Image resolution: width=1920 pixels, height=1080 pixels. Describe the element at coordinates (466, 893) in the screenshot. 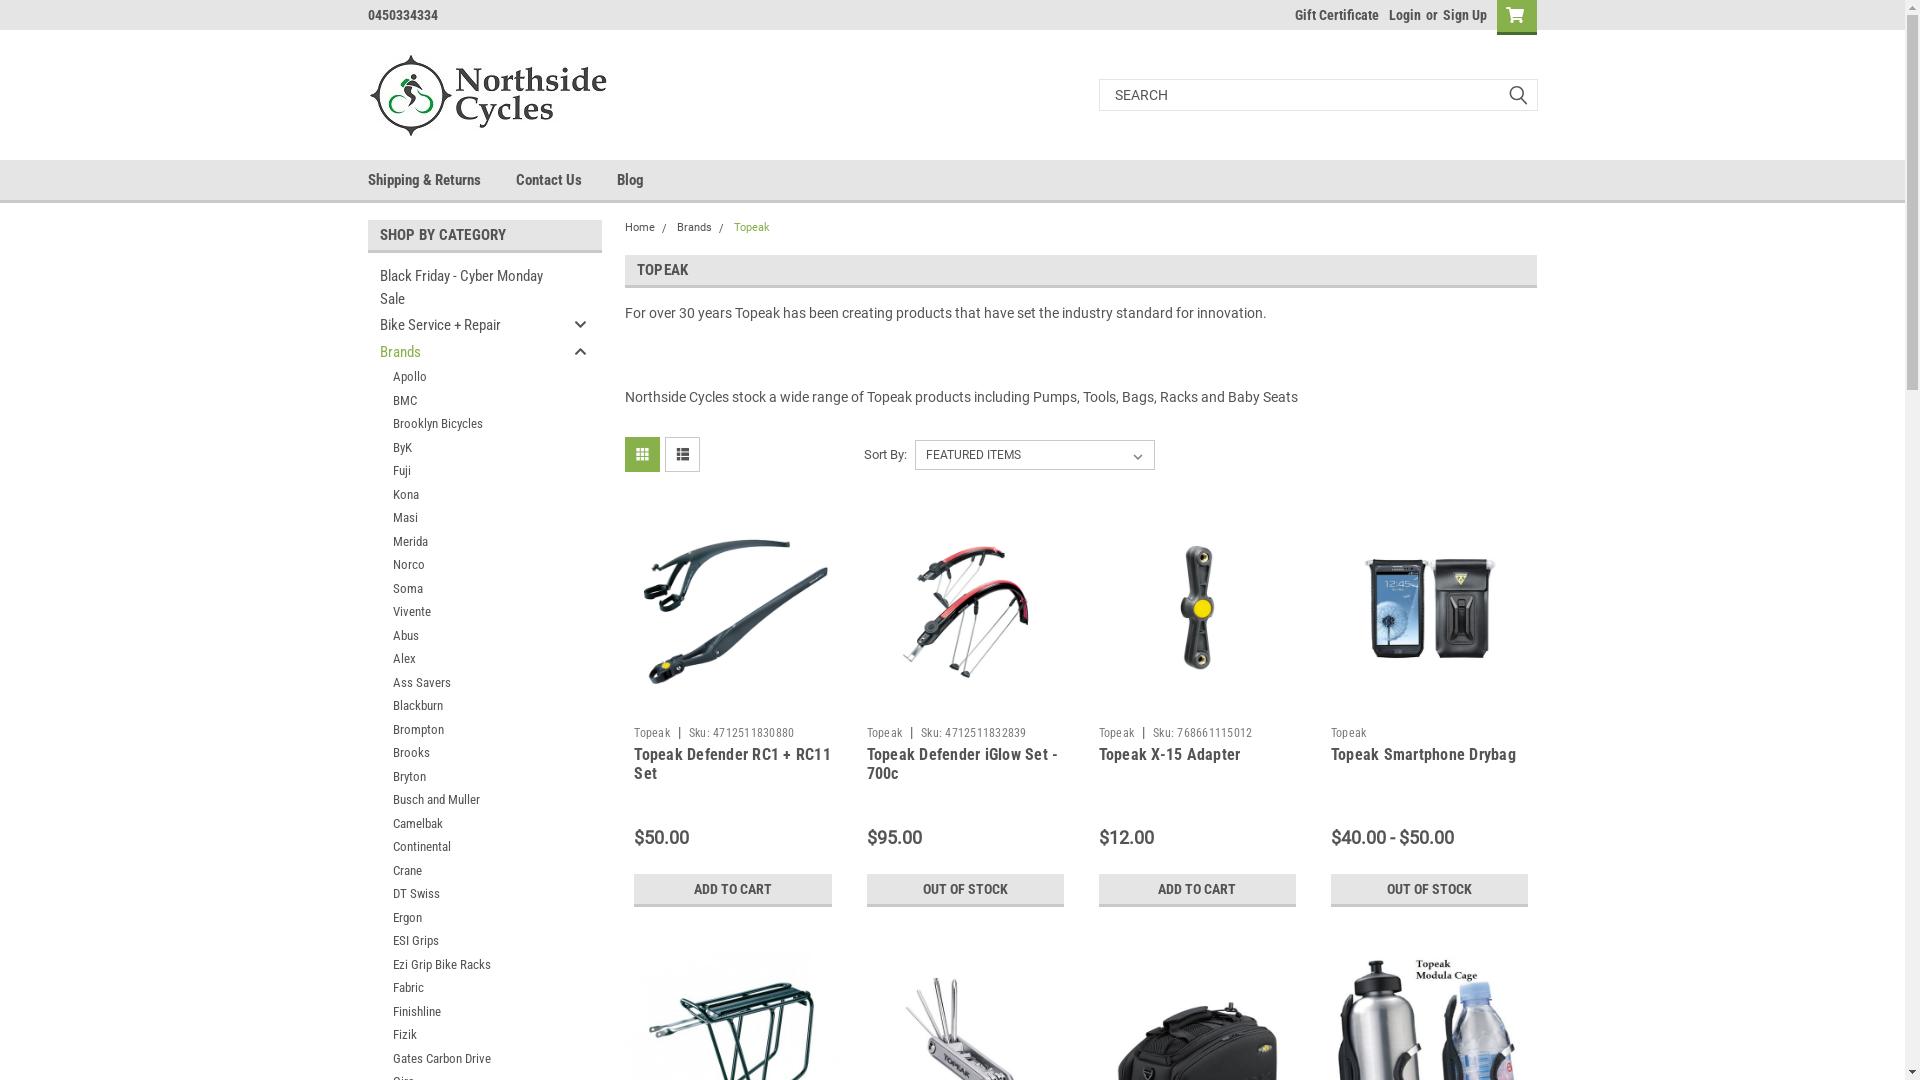

I see `'DT Swiss'` at that location.